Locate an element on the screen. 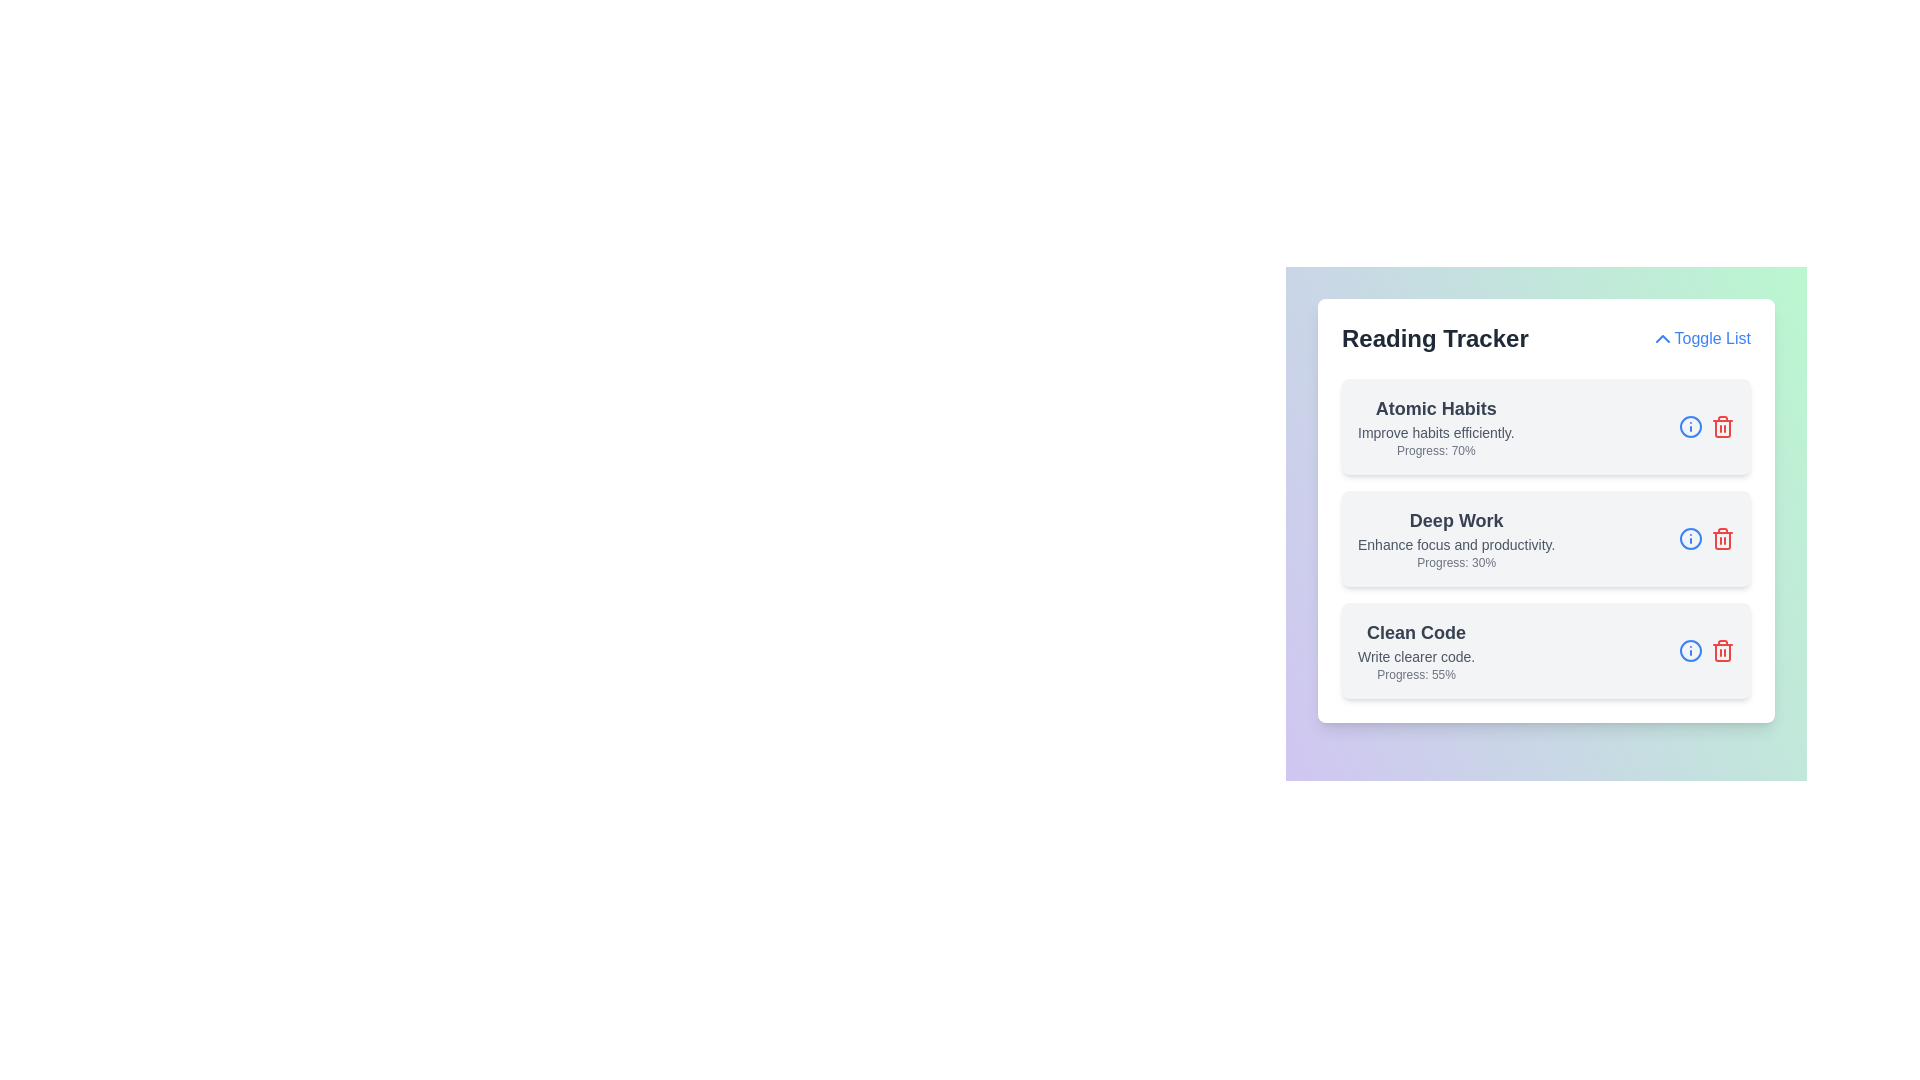  the circular button with an 'i' icon in the Action button group located at the rightmost section of the 'Atomic Habits' card under the 'Reading Tracker' heading is located at coordinates (1706, 426).